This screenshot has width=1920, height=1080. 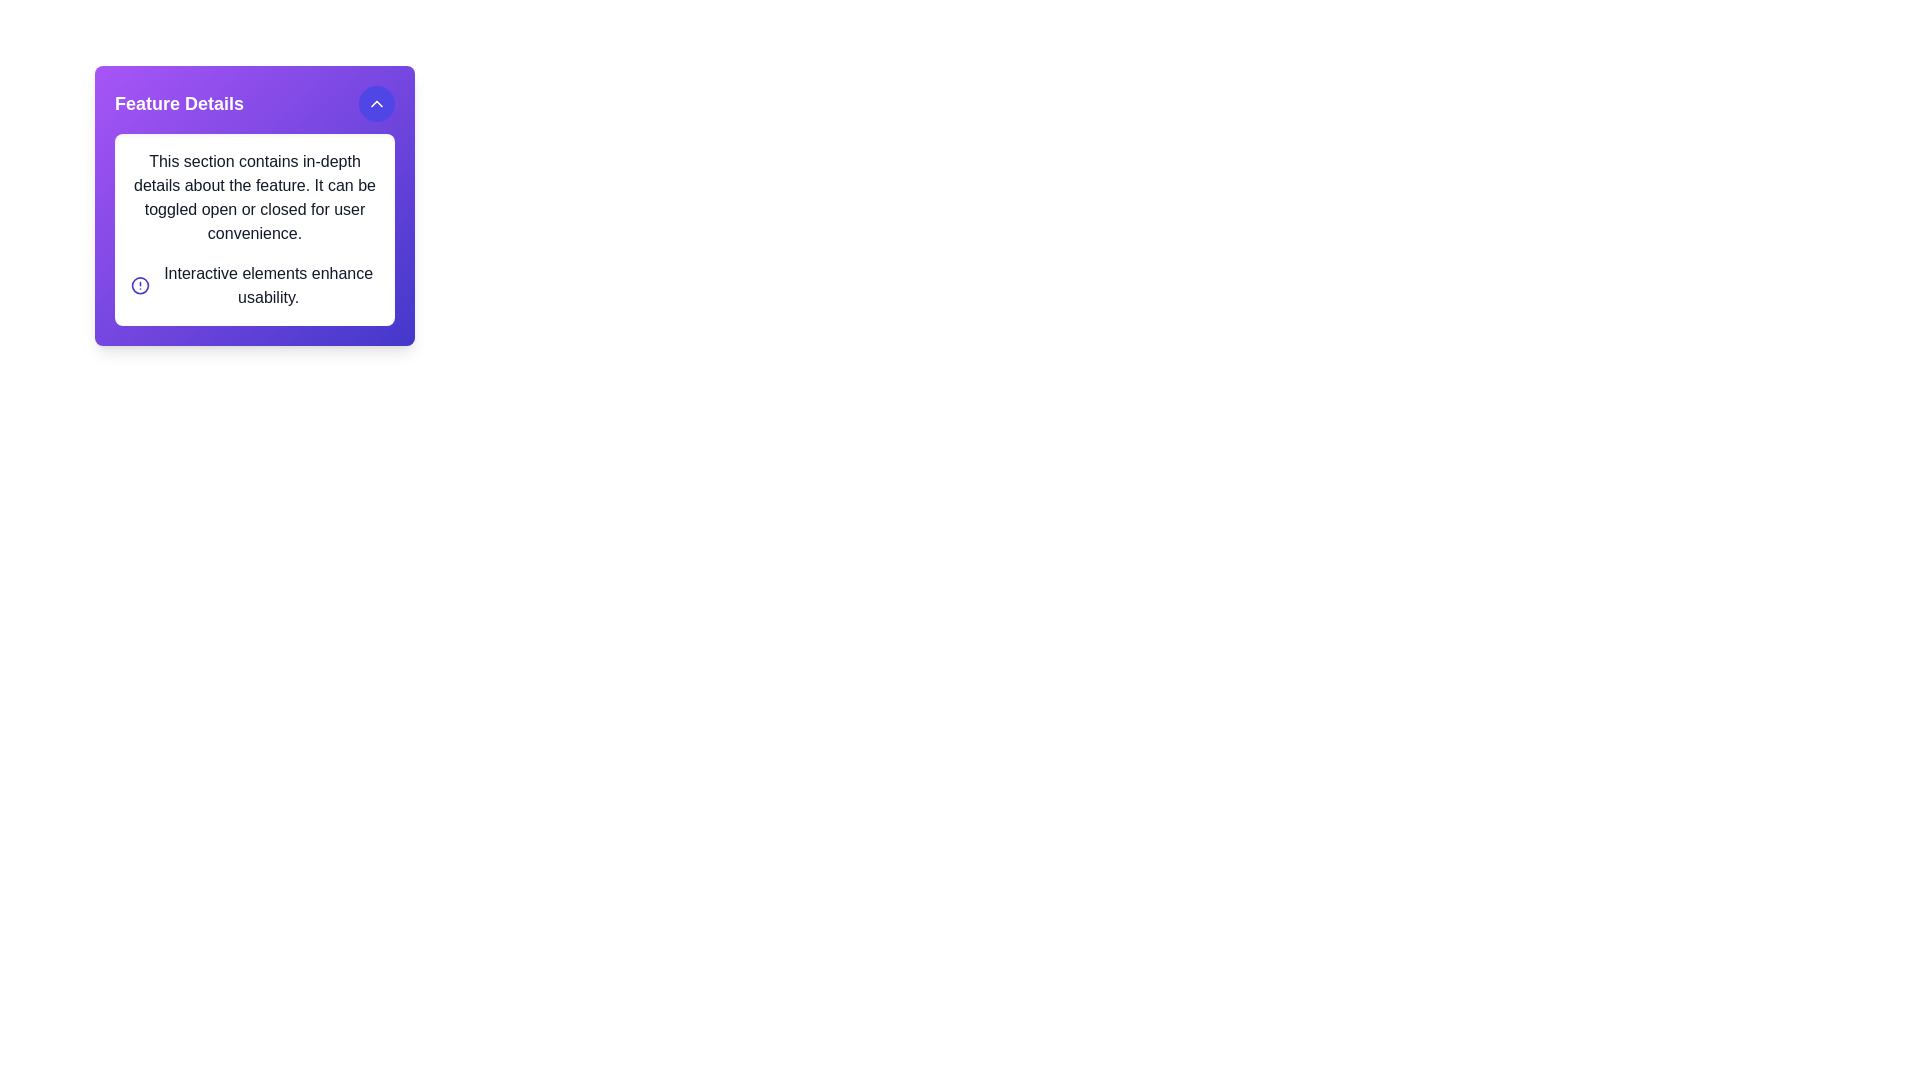 What do you see at coordinates (179, 104) in the screenshot?
I see `the 'Feature Details' text element, which is prominently displayed in a bold and large font against a purple background` at bounding box center [179, 104].